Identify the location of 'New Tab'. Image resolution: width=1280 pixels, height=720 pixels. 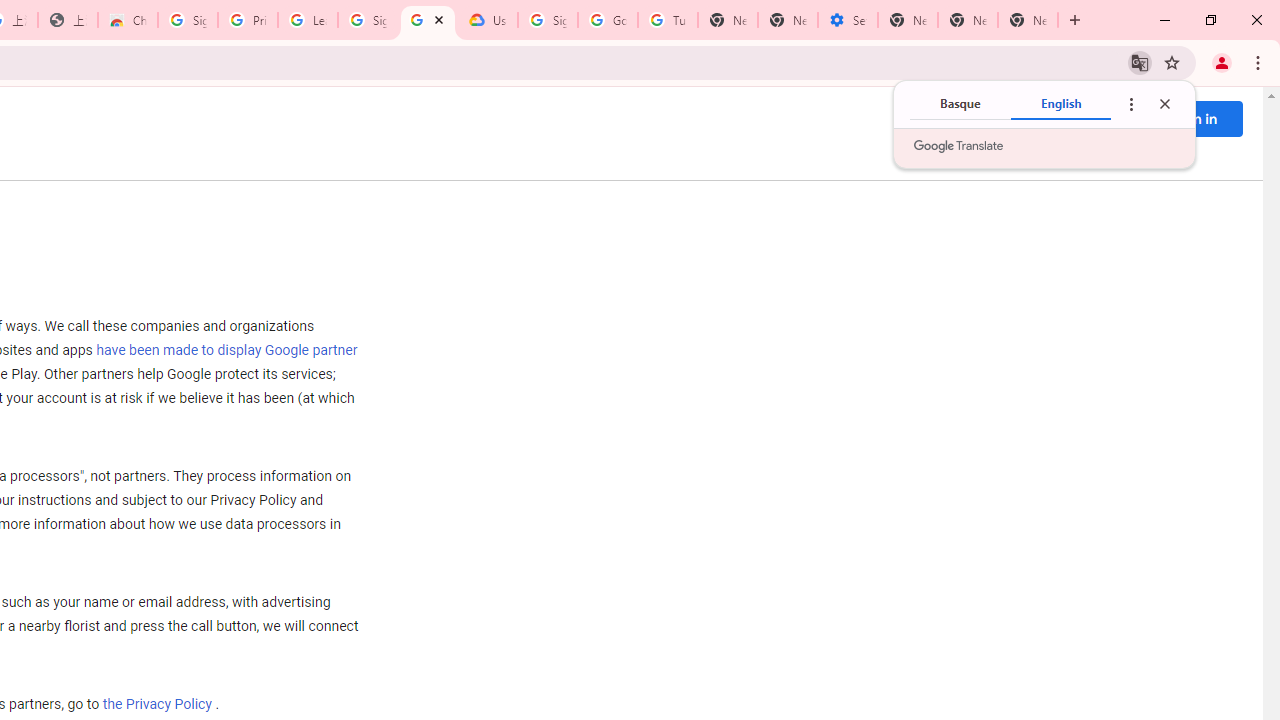
(1028, 20).